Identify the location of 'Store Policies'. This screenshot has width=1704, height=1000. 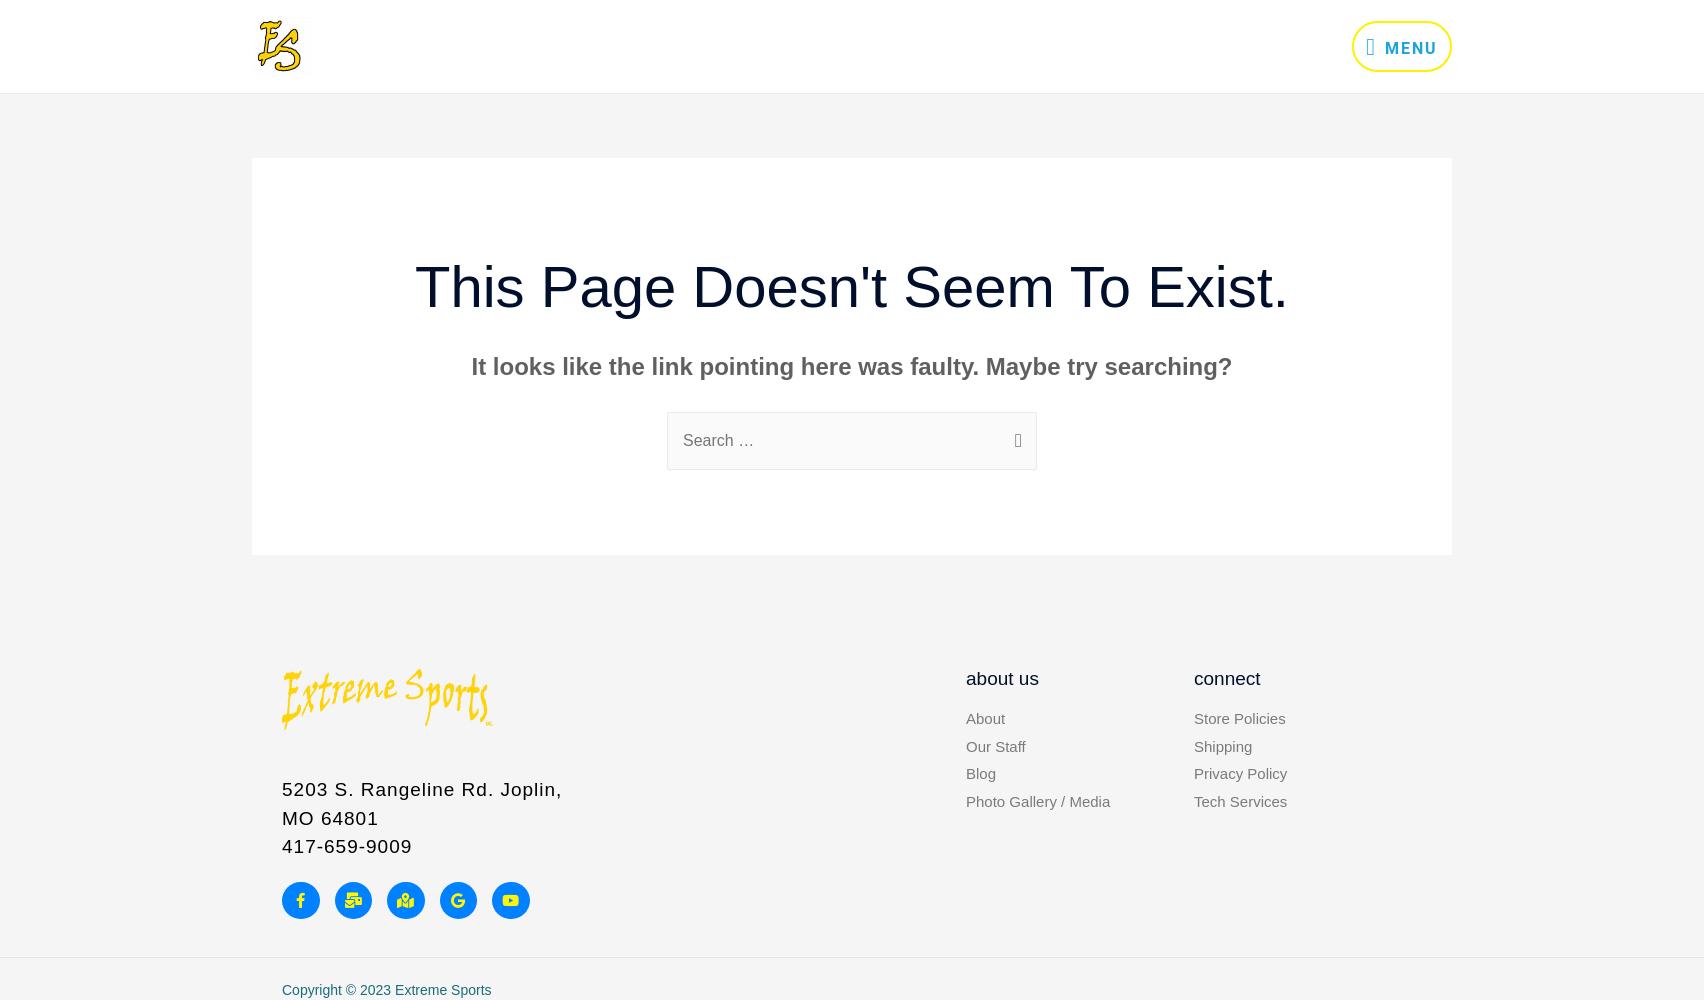
(1238, 717).